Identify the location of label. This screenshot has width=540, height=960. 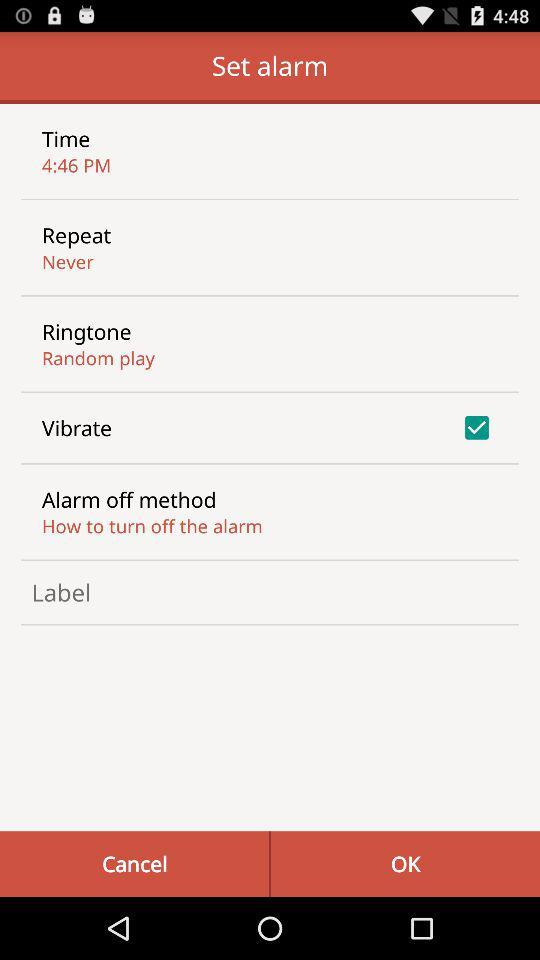
(270, 592).